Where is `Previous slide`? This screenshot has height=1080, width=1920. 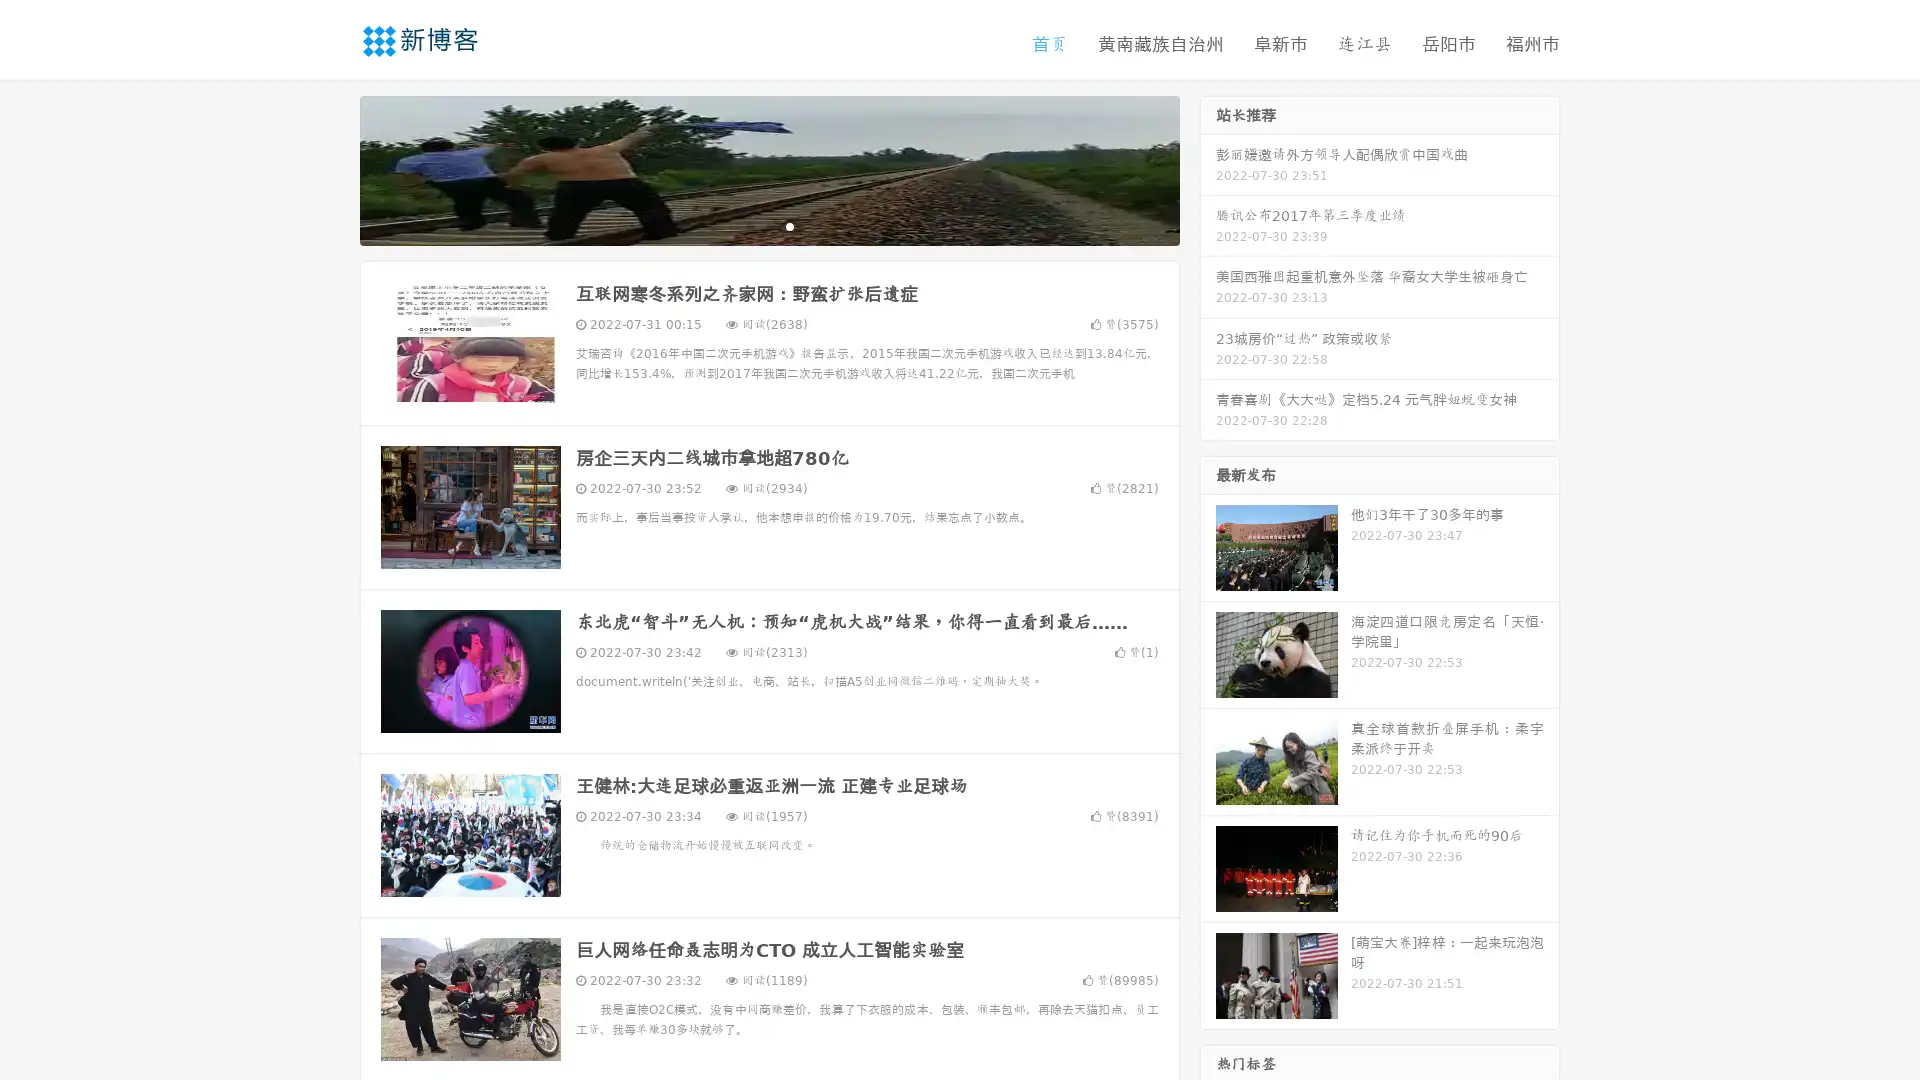 Previous slide is located at coordinates (330, 168).